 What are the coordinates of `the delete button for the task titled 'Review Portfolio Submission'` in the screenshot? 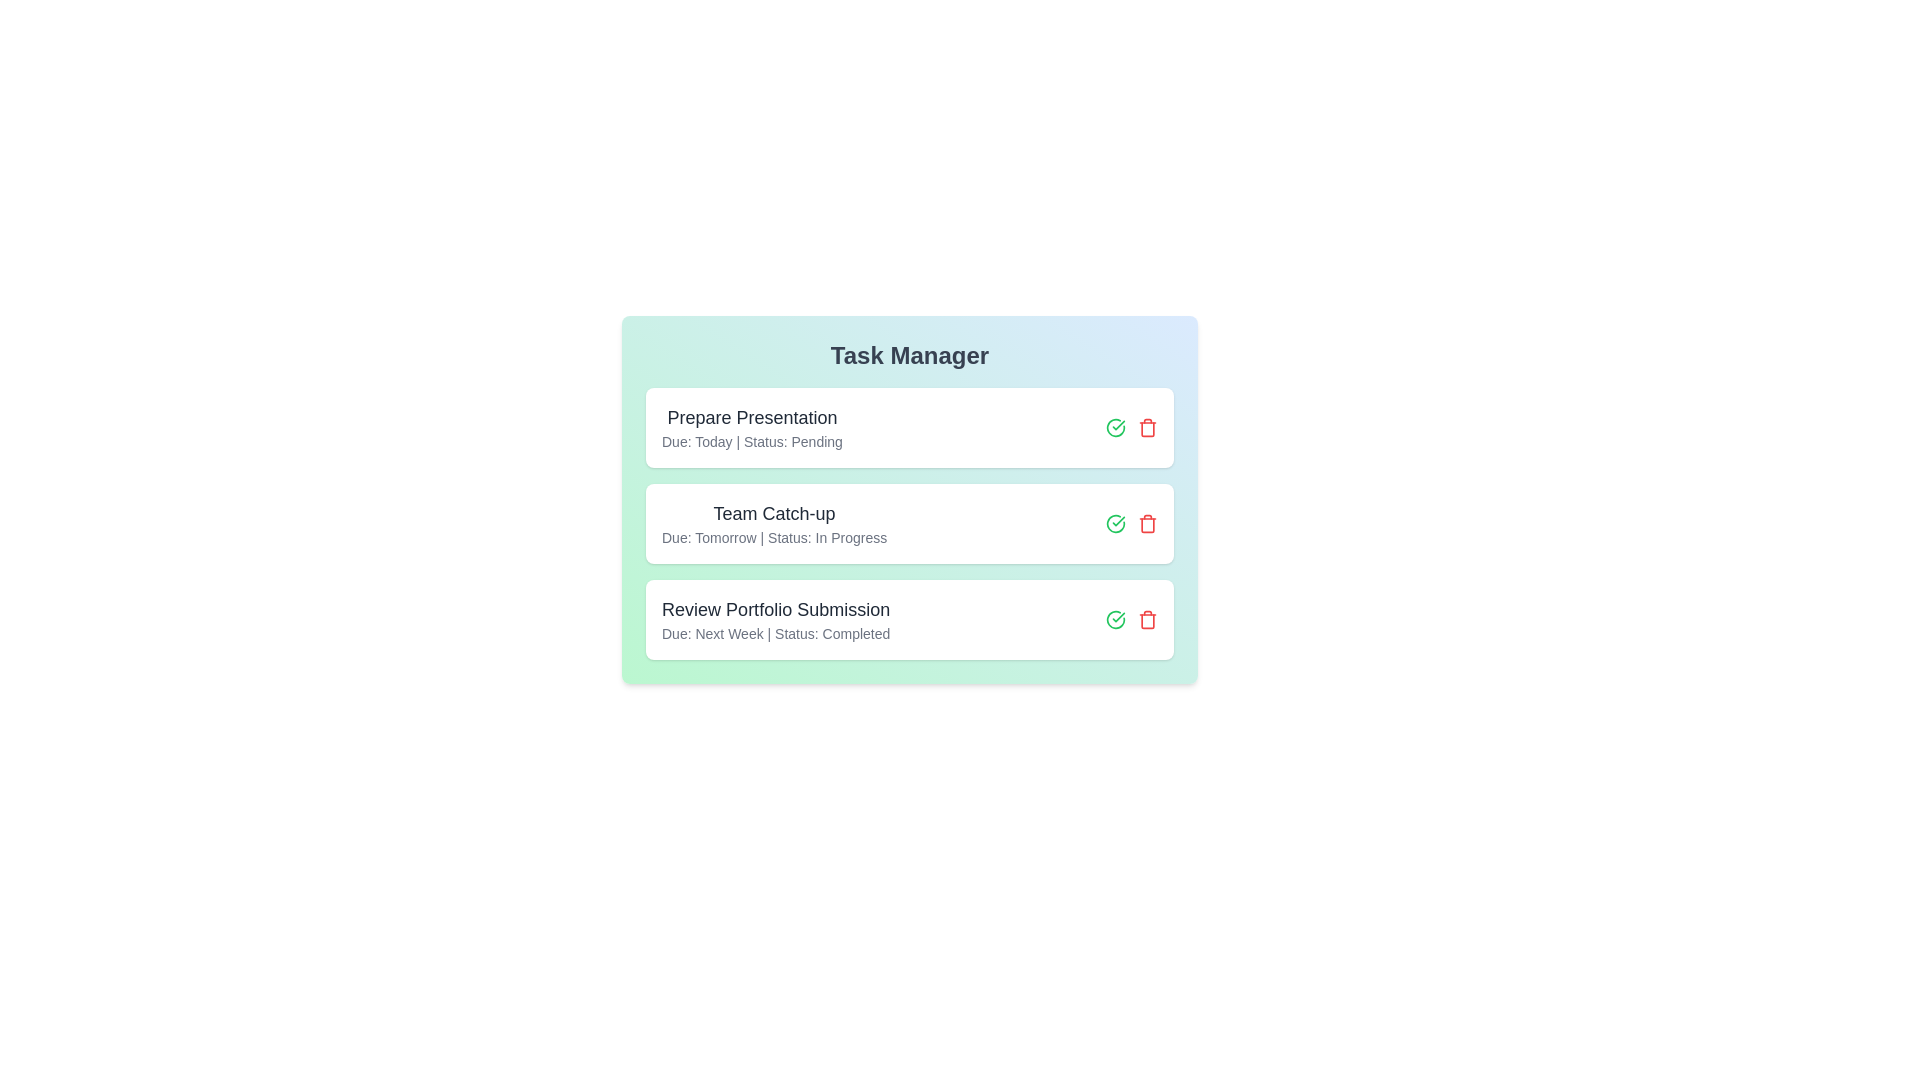 It's located at (1147, 619).